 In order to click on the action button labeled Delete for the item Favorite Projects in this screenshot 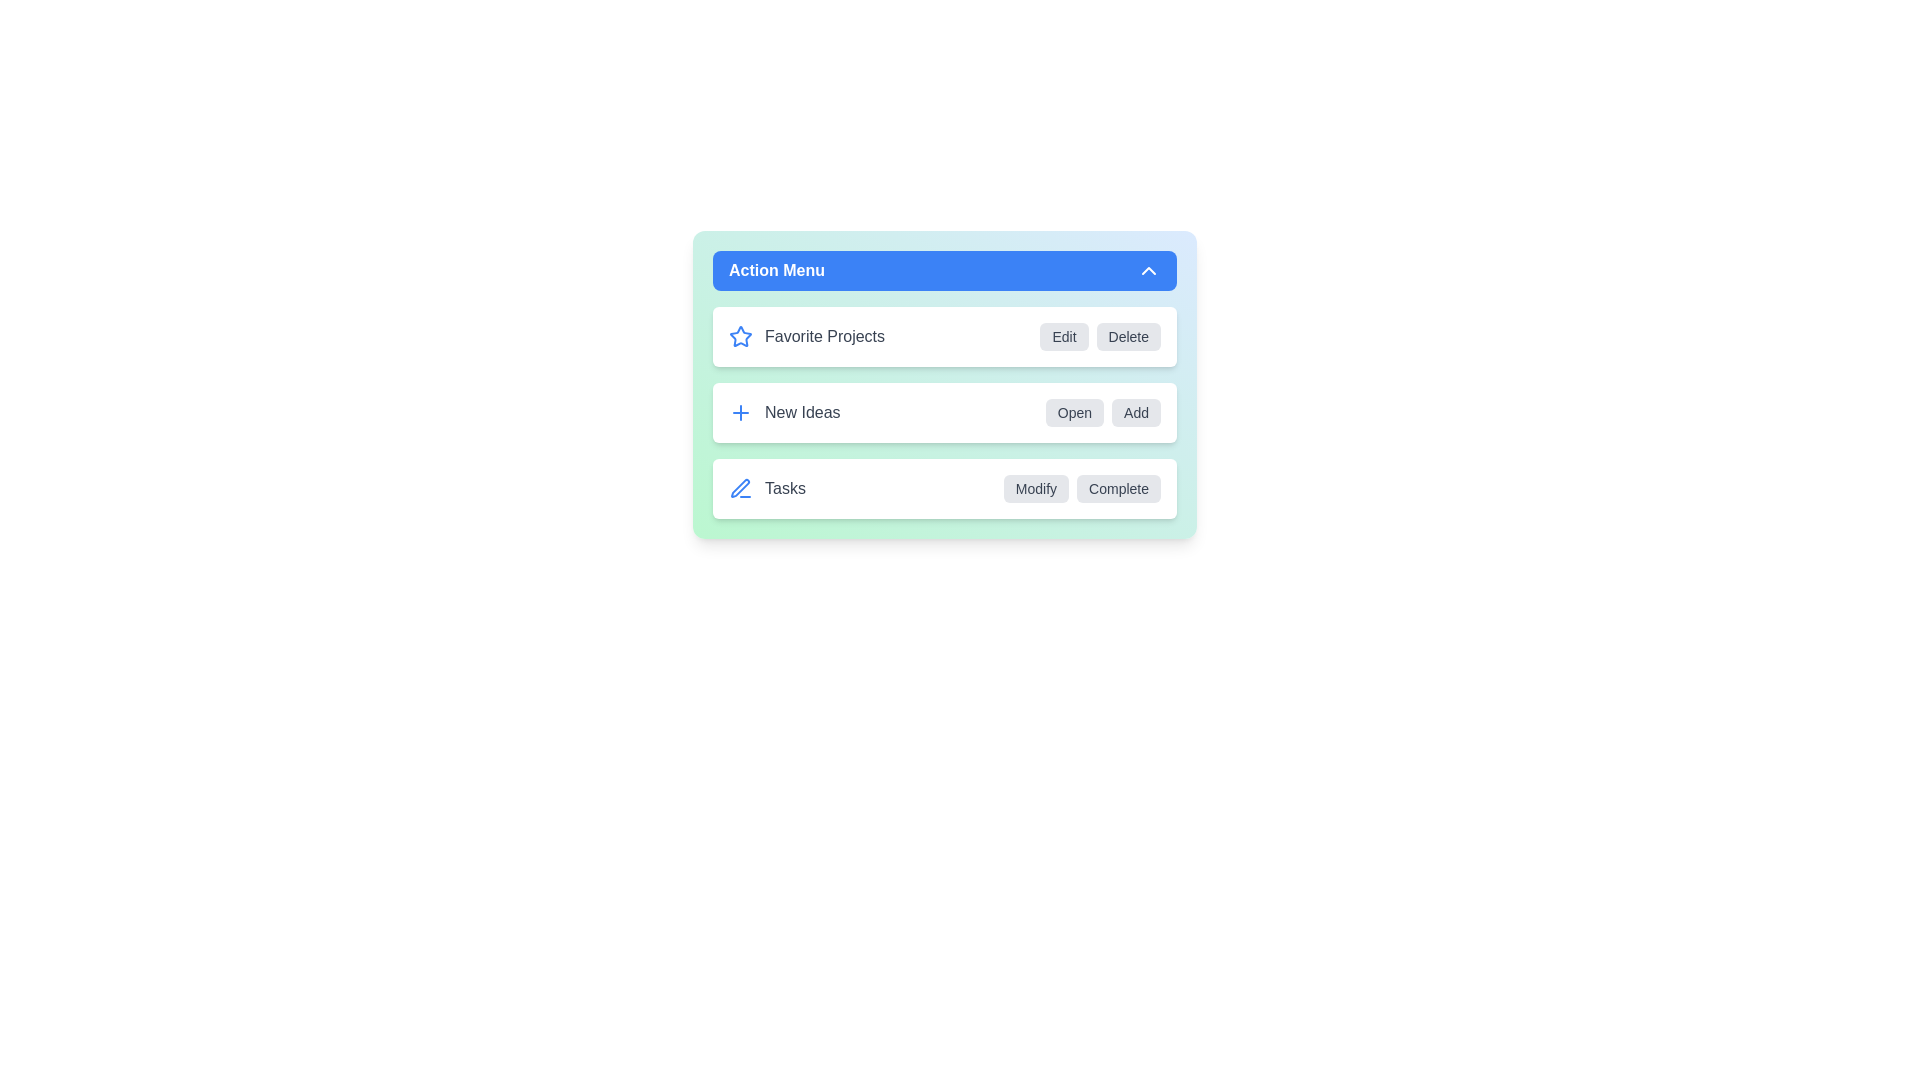, I will do `click(1128, 335)`.